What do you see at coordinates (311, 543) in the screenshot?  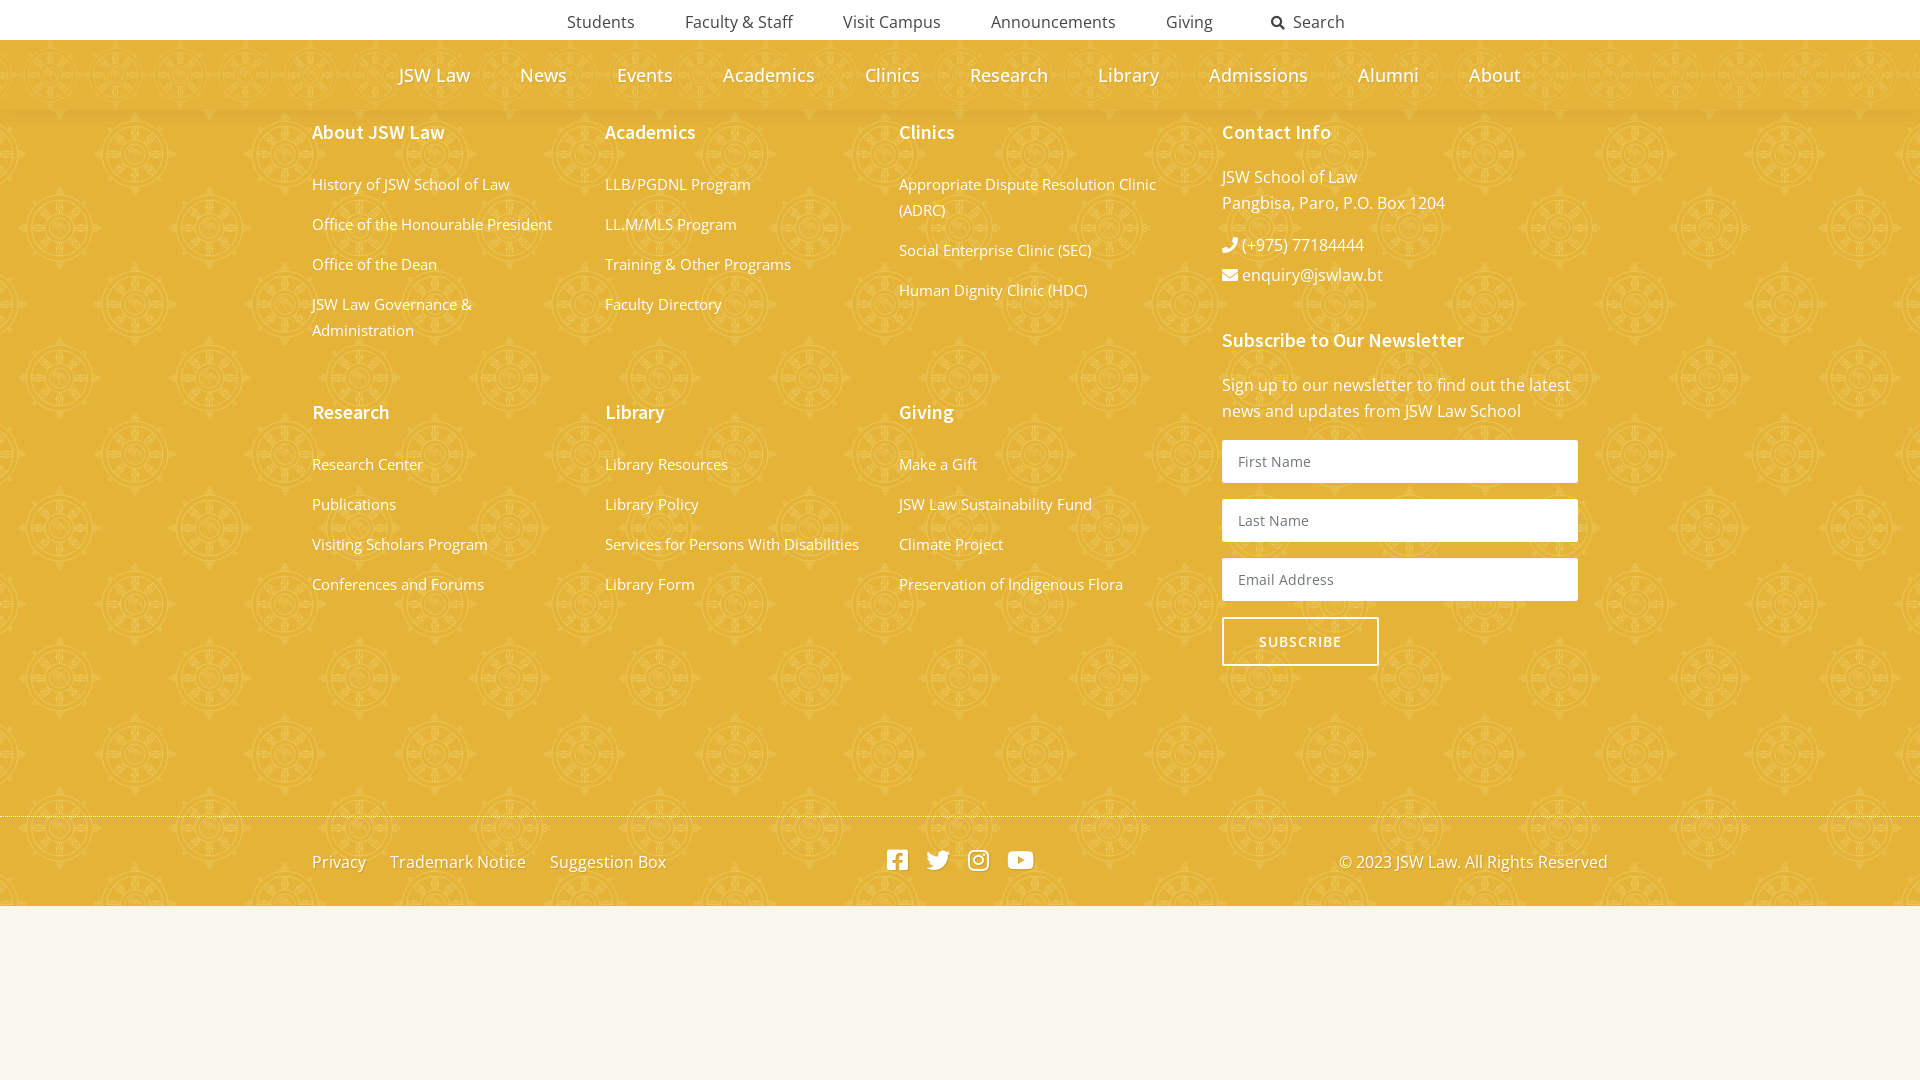 I see `'Visiting Scholars Program'` at bounding box center [311, 543].